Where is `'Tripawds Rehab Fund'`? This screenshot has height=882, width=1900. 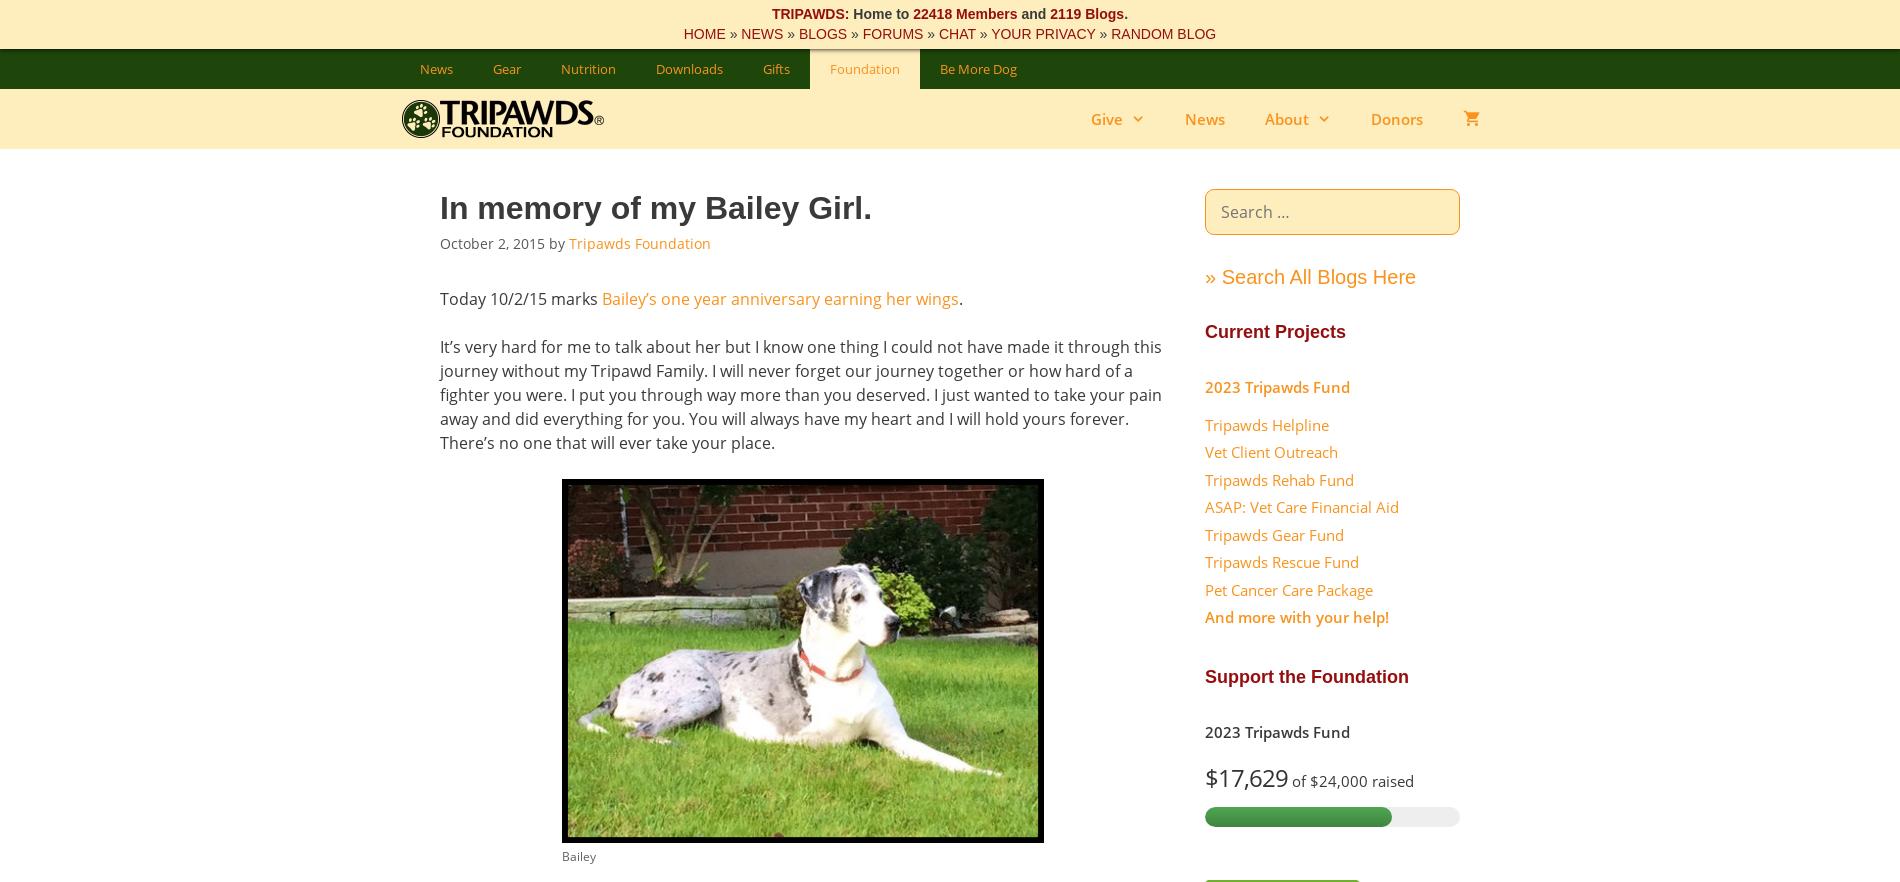 'Tripawds Rehab Fund' is located at coordinates (1278, 478).